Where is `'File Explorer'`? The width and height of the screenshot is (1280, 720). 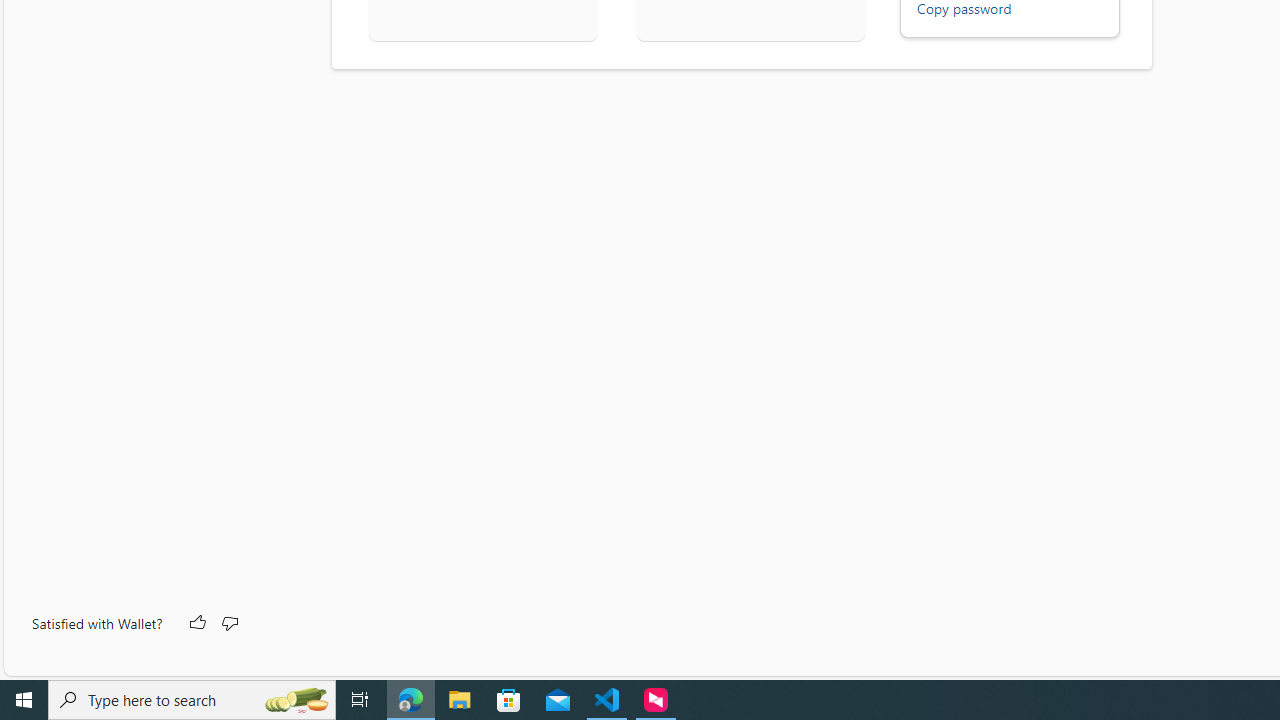 'File Explorer' is located at coordinates (459, 698).